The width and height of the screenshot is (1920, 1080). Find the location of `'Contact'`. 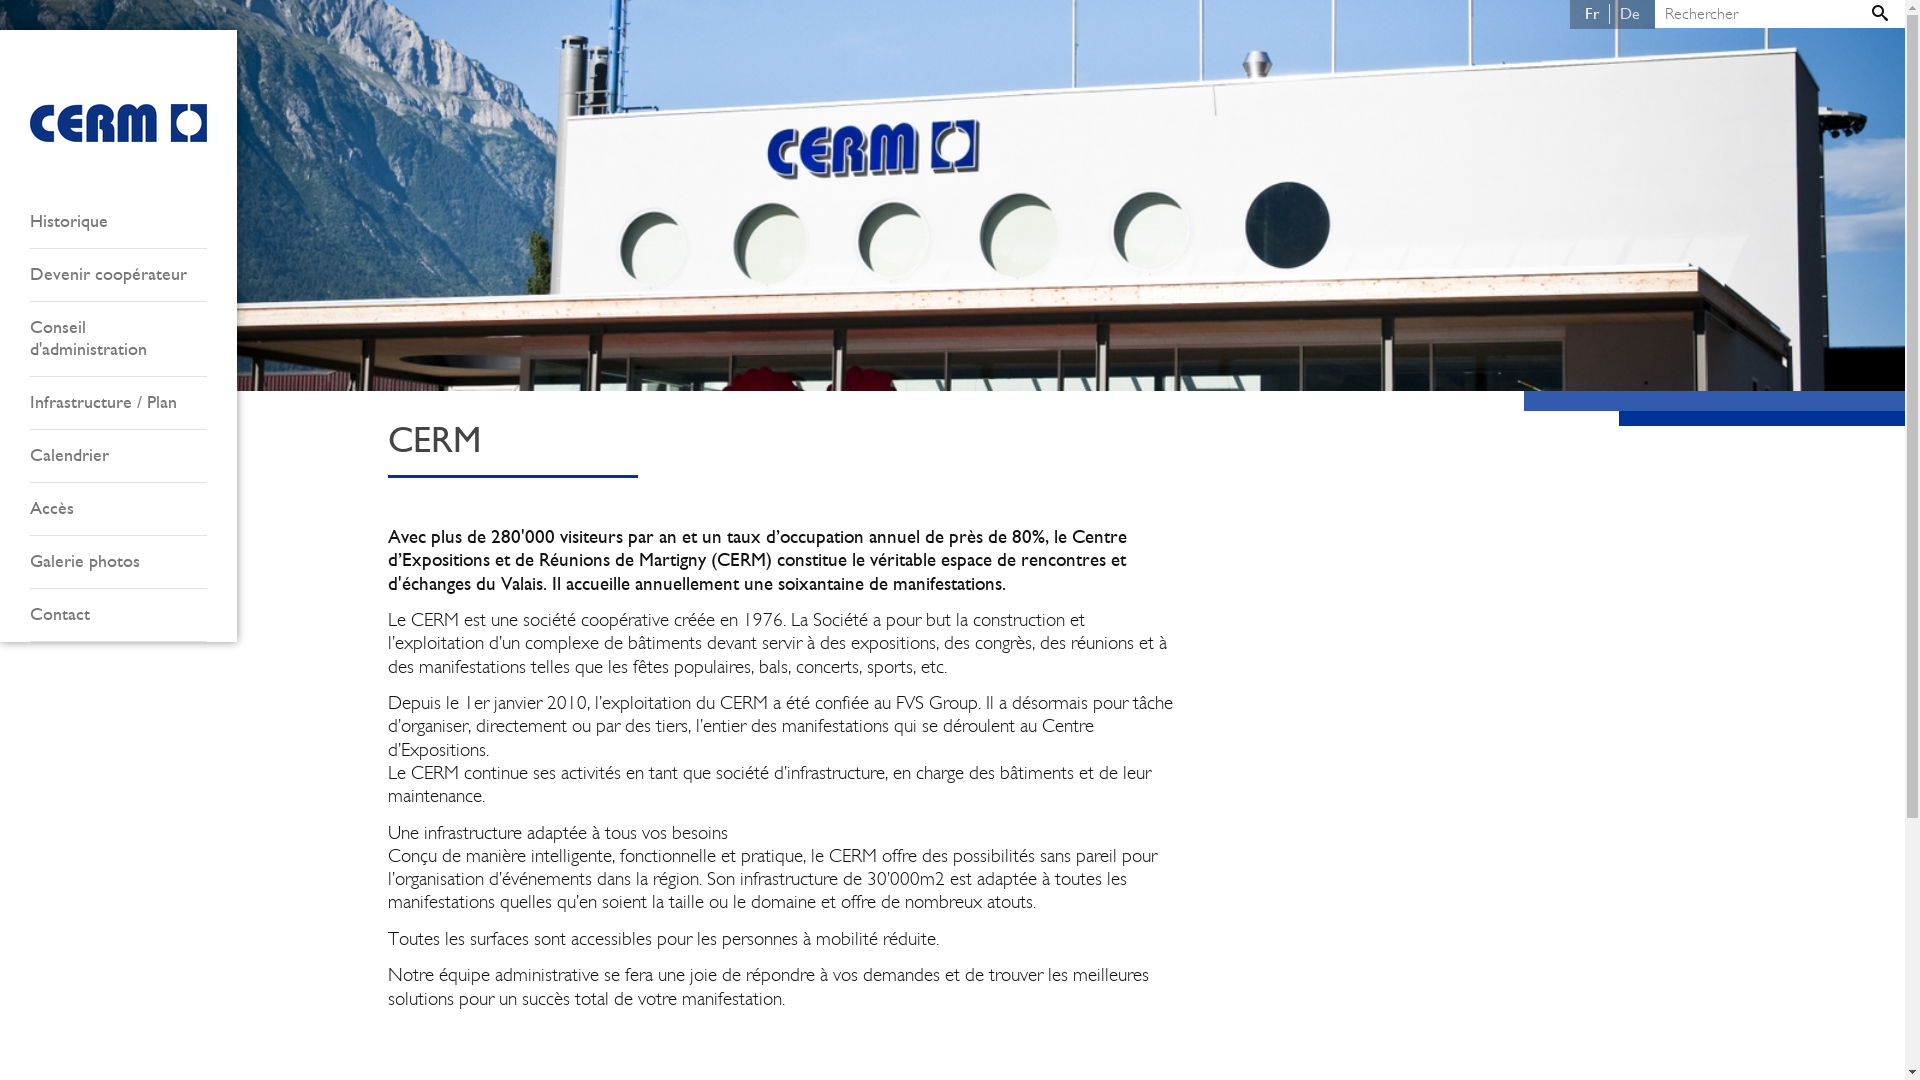

'Contact' is located at coordinates (117, 614).